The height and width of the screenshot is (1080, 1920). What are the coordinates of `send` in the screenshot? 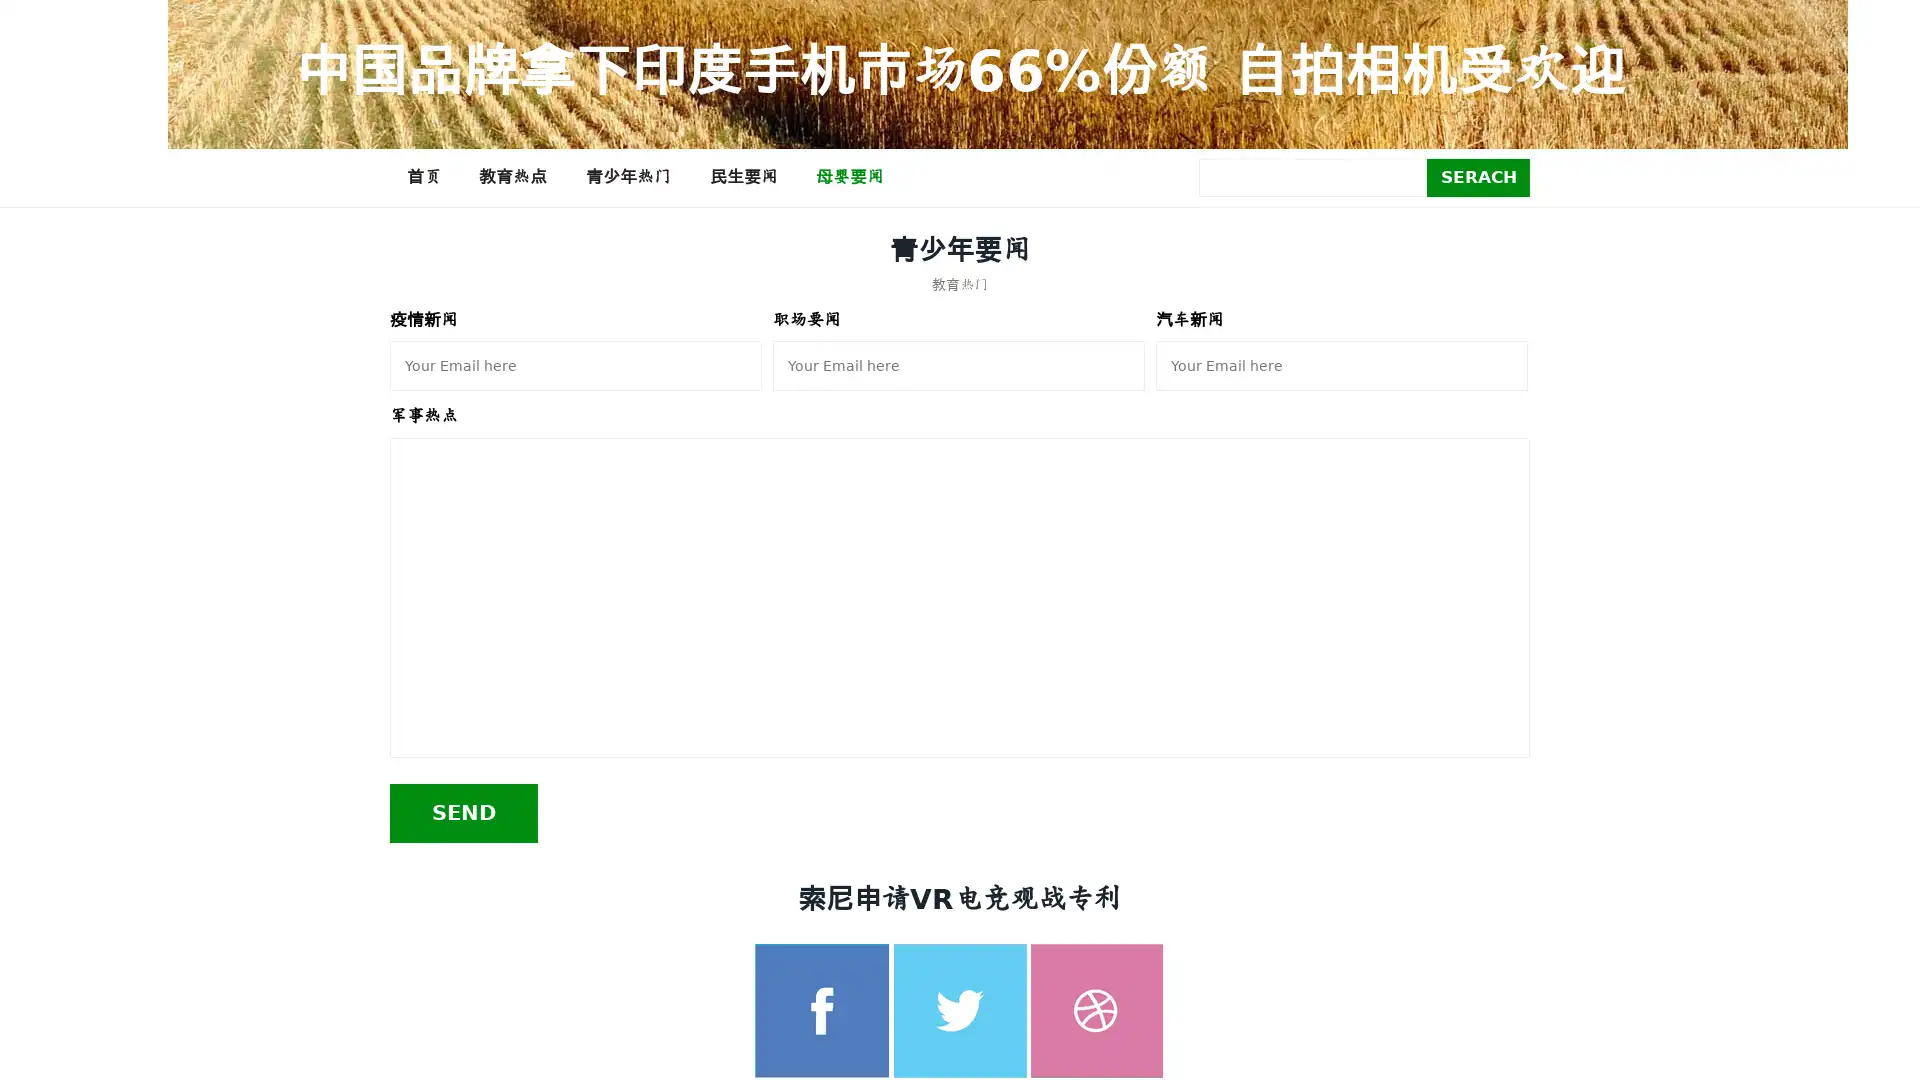 It's located at (463, 812).